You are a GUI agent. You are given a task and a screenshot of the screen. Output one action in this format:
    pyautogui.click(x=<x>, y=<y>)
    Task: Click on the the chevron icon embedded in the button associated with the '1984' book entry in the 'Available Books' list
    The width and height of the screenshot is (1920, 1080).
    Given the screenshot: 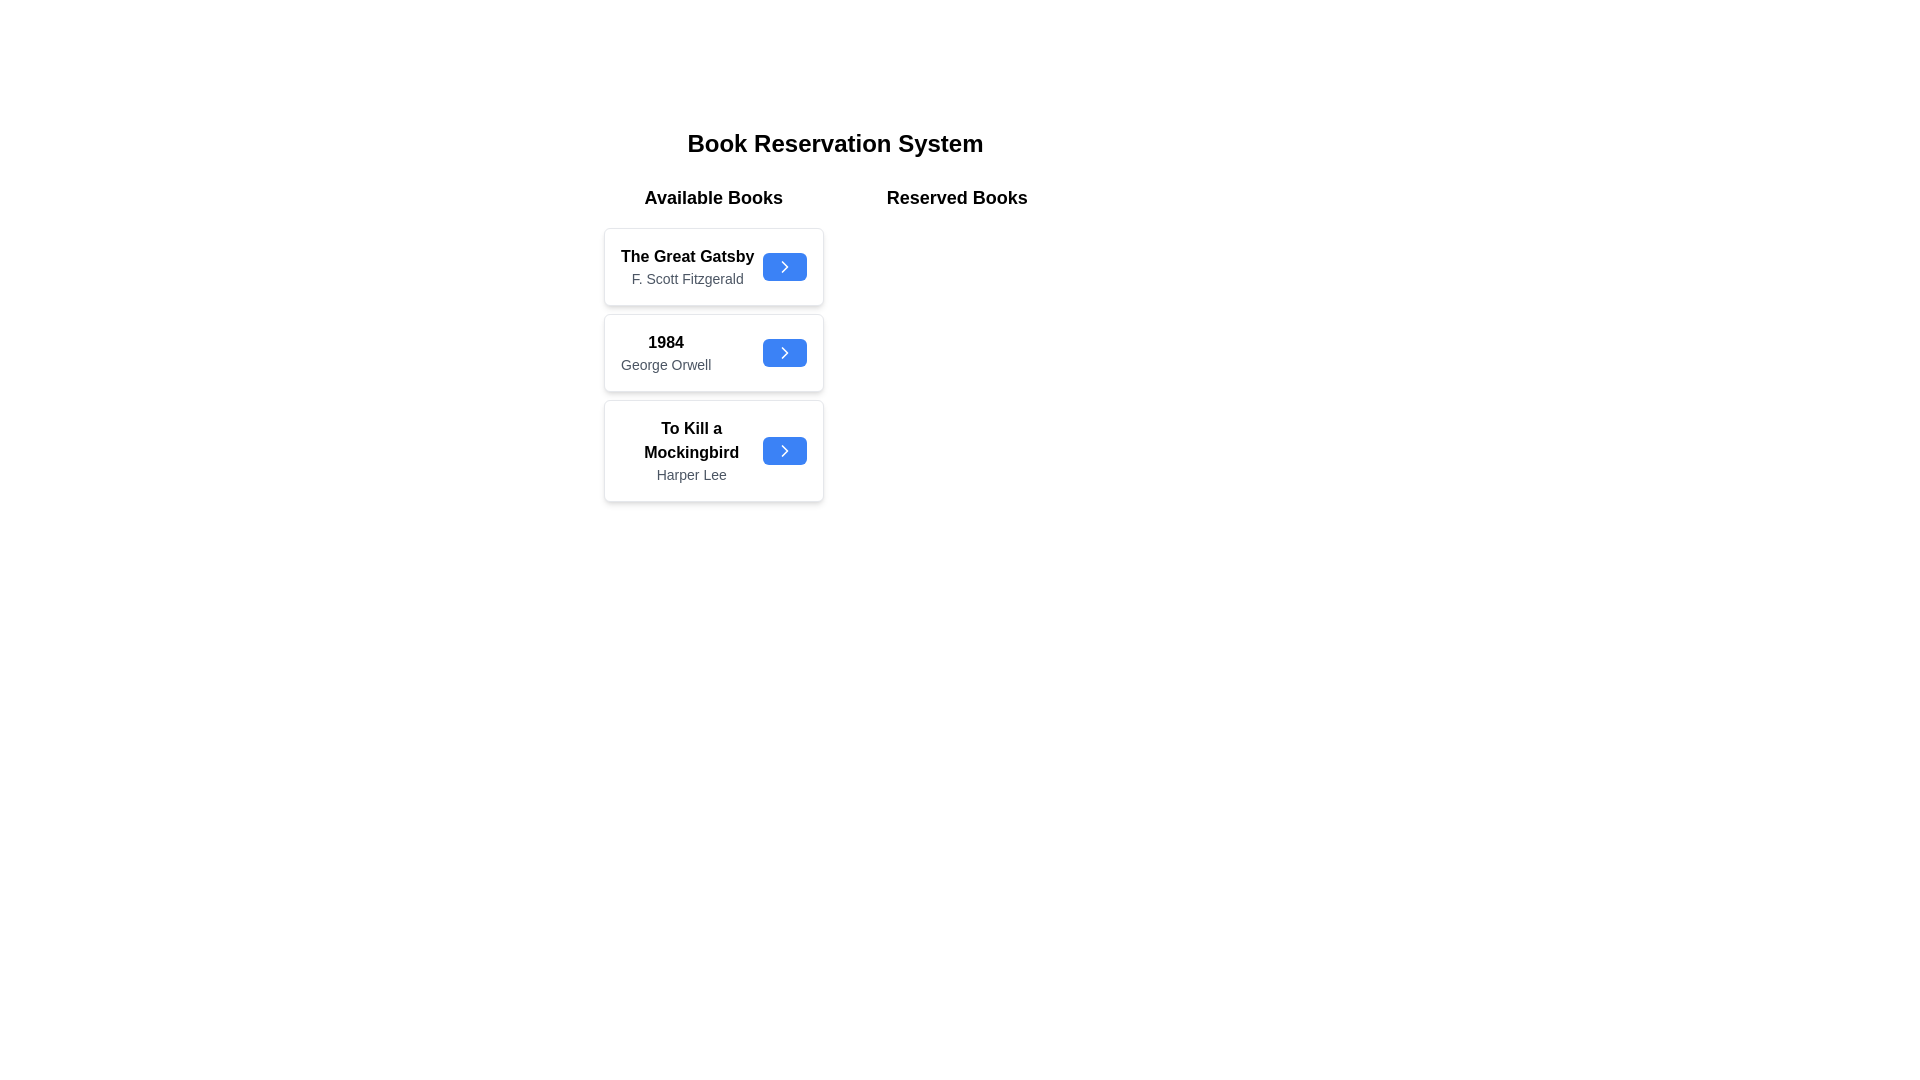 What is the action you would take?
    pyautogui.click(x=783, y=352)
    